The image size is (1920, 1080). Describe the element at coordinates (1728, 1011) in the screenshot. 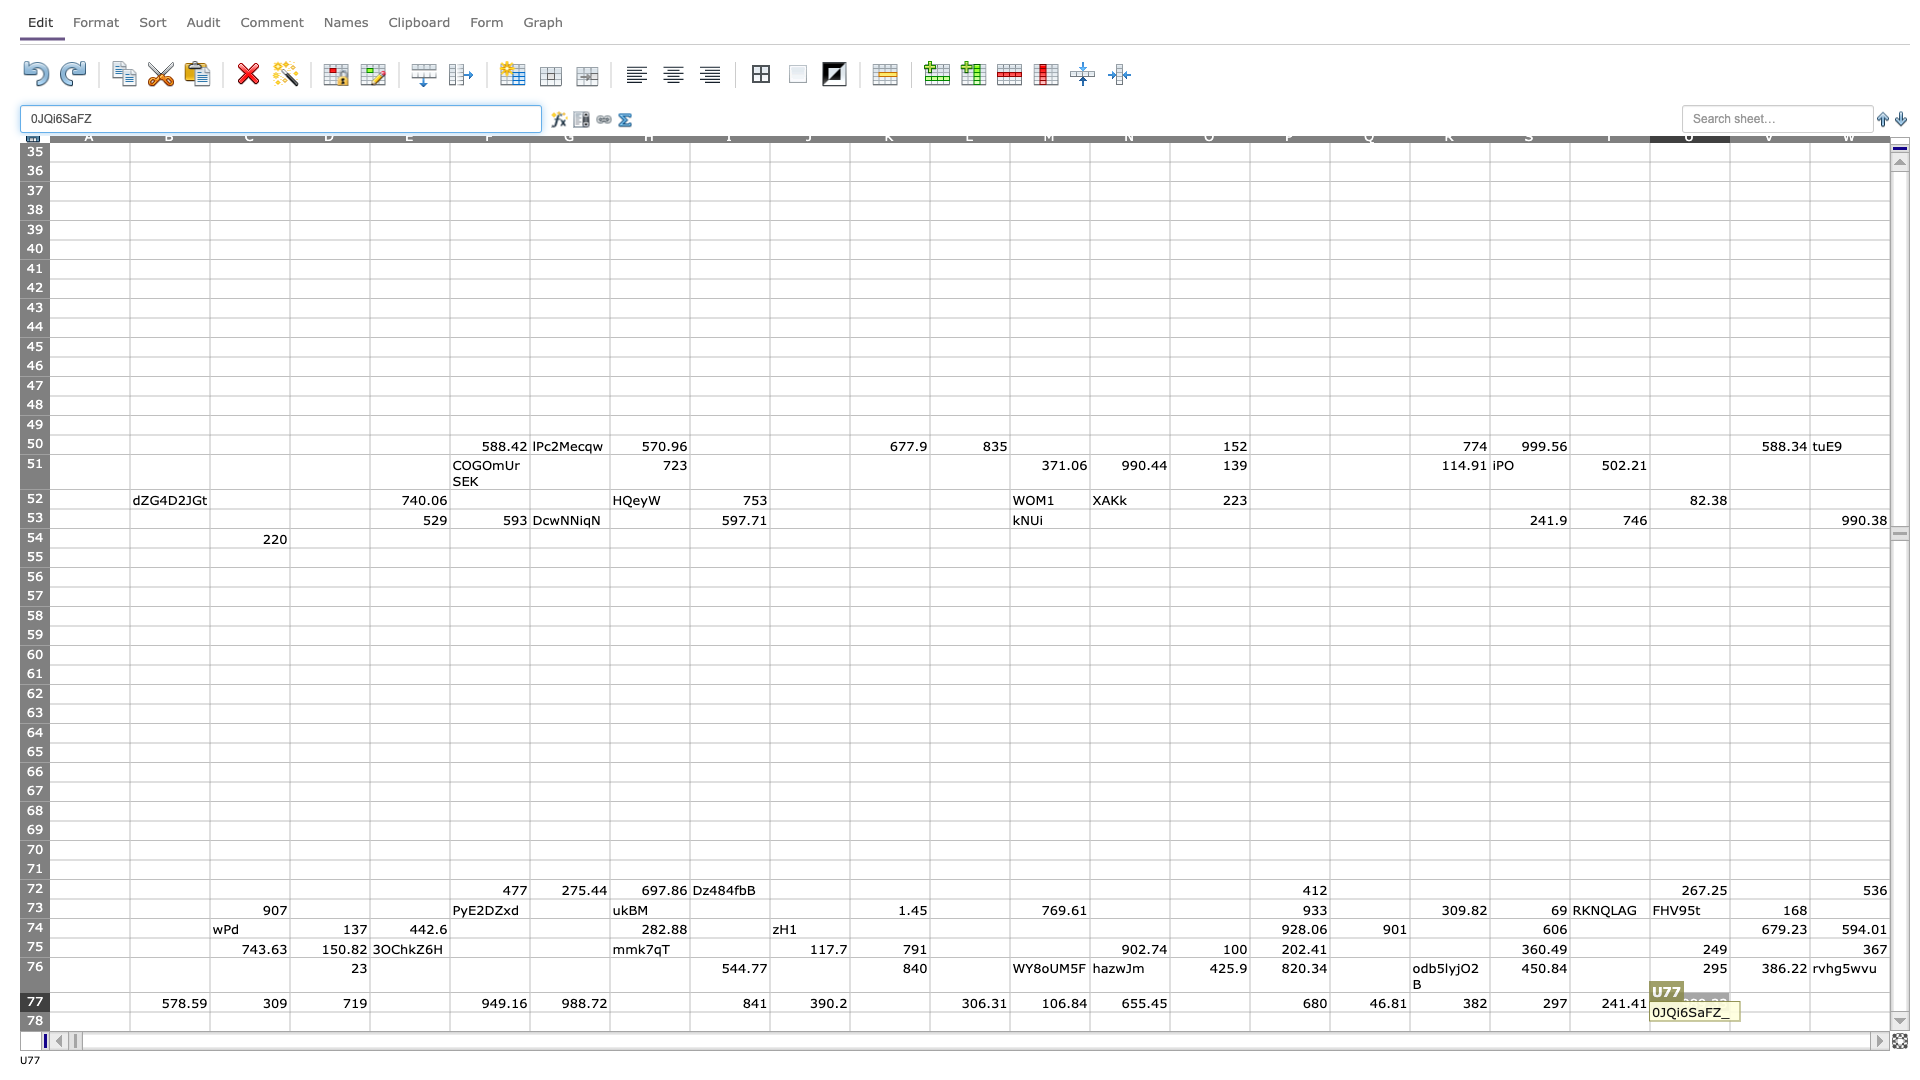

I see `Top left of cell V78` at that location.